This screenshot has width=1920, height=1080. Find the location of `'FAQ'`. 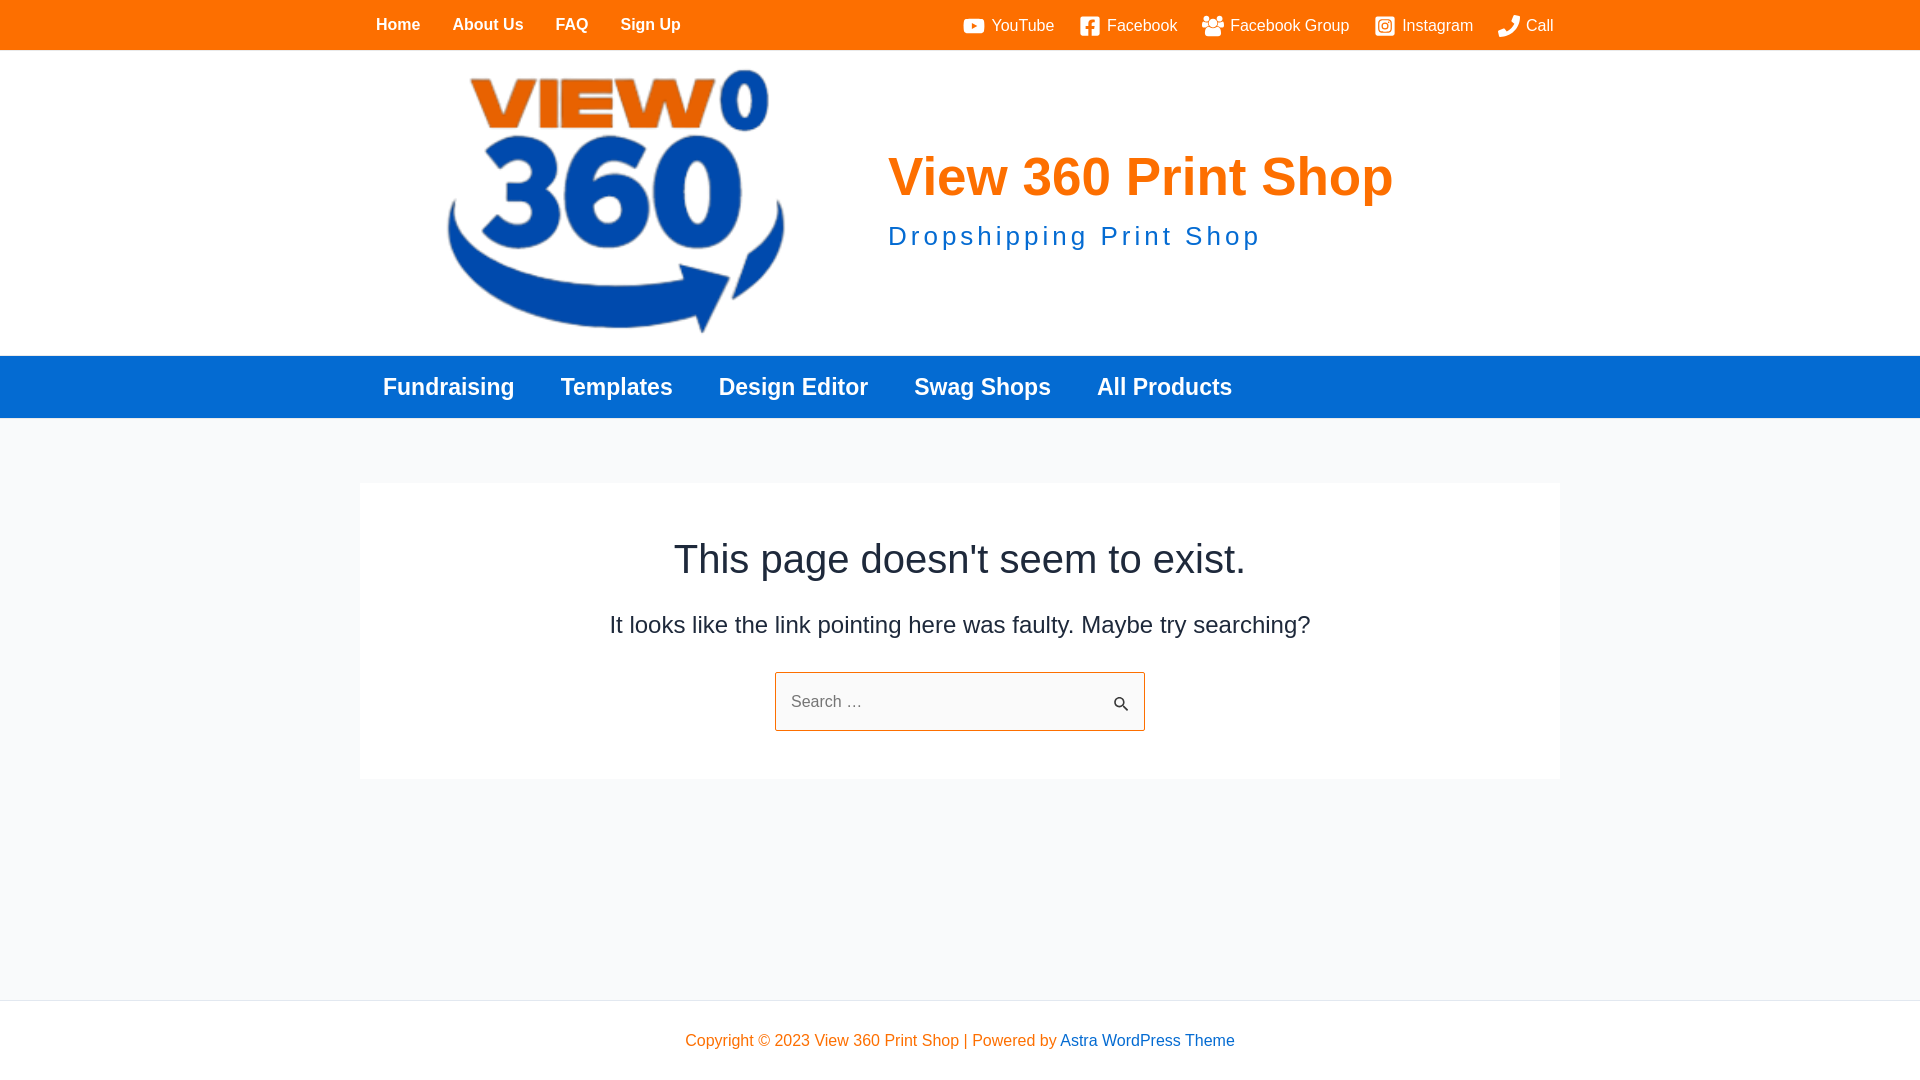

'FAQ' is located at coordinates (571, 24).